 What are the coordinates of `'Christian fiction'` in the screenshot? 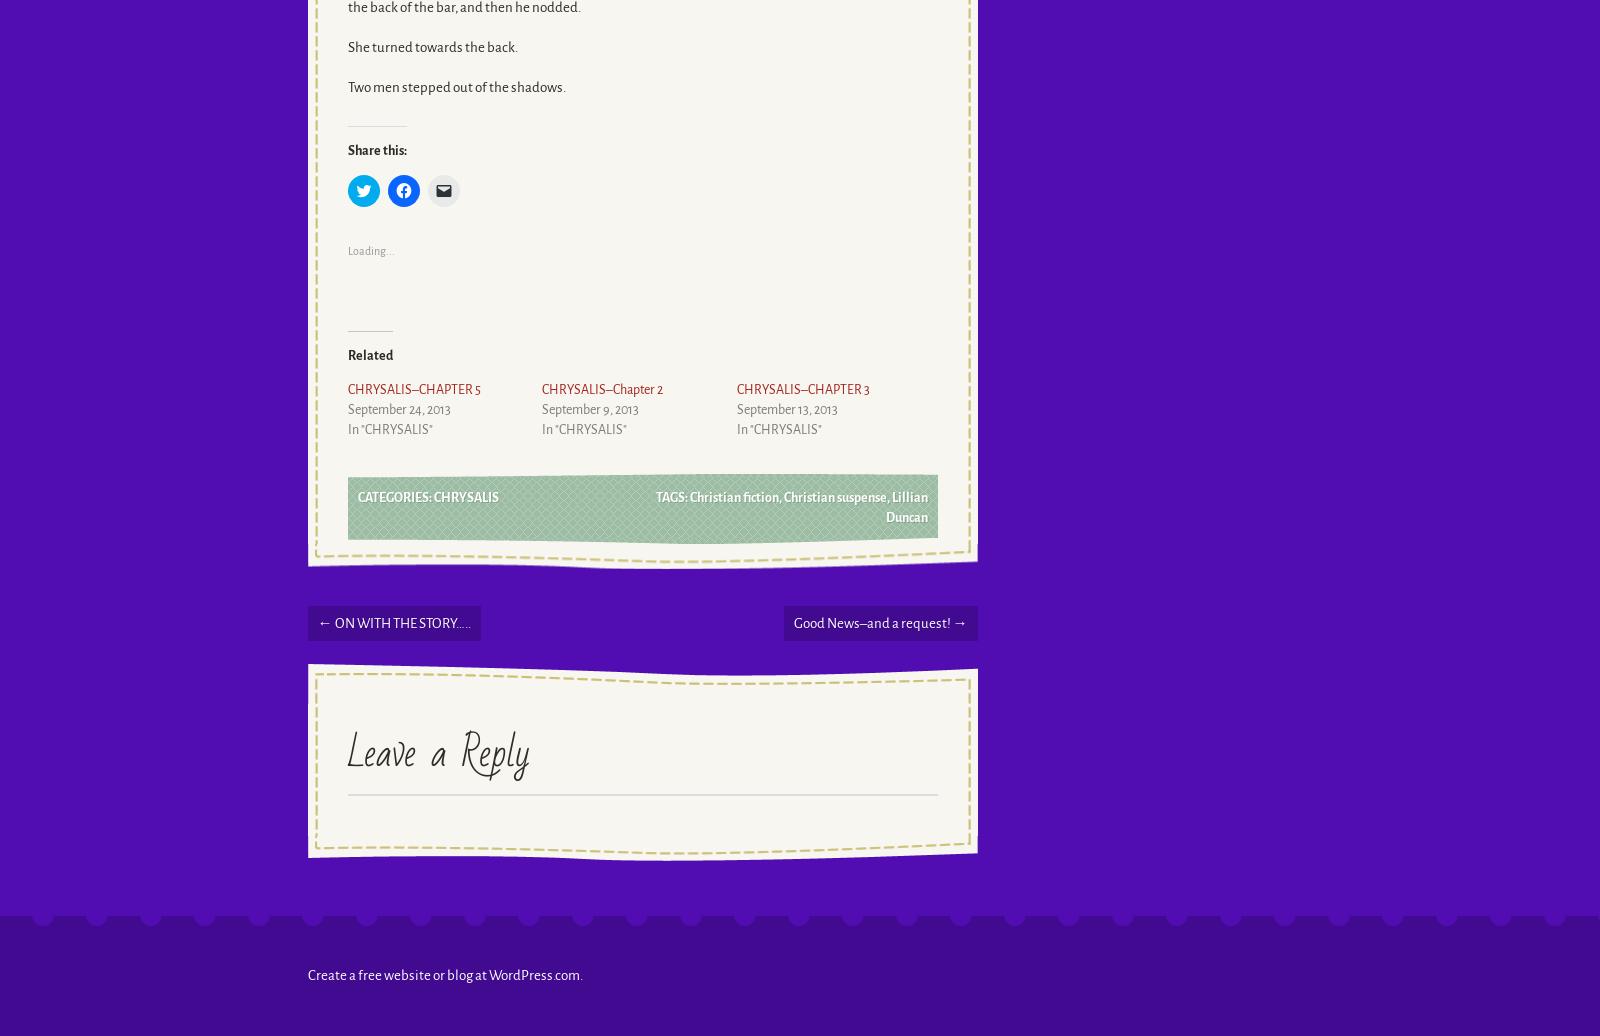 It's located at (688, 496).